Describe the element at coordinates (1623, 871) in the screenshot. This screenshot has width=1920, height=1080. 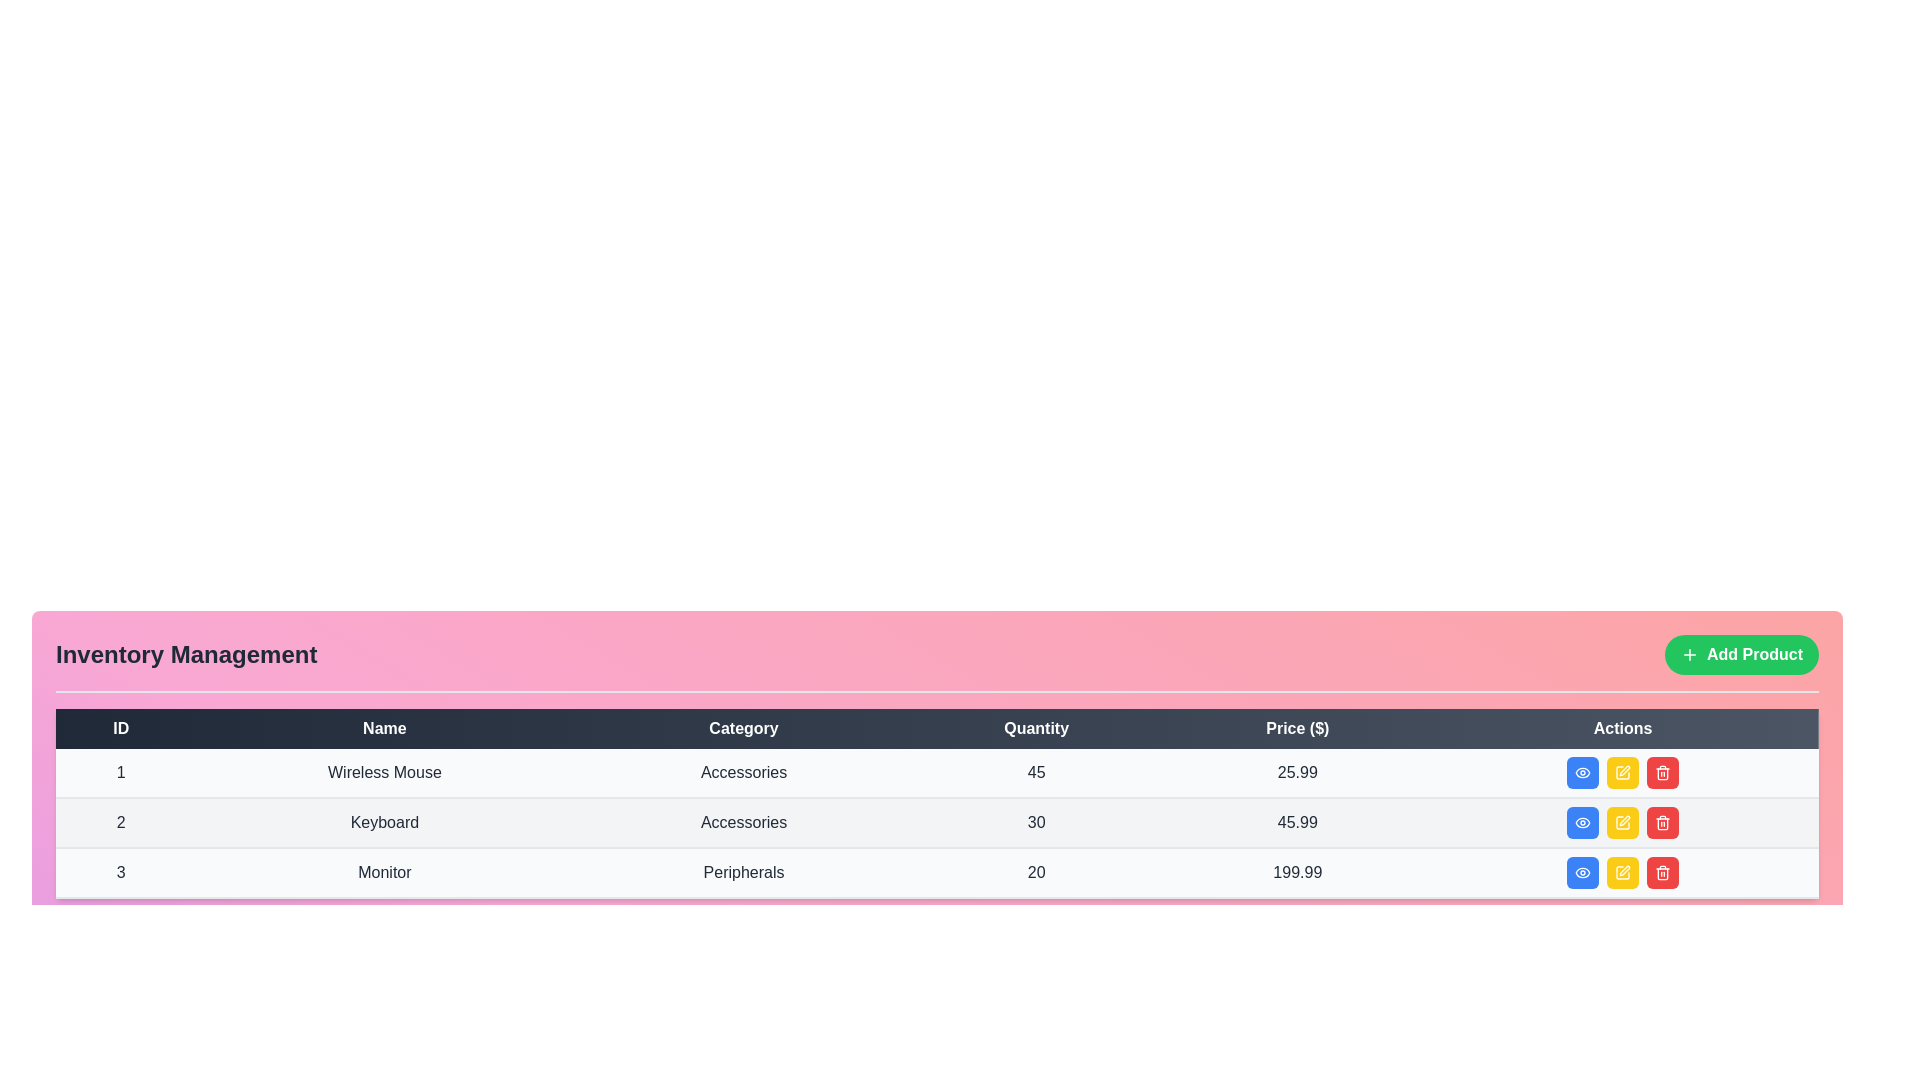
I see `the edit button located in the 'Actions' column of the third row in the 'Inventory Management' section to initiate editing` at that location.